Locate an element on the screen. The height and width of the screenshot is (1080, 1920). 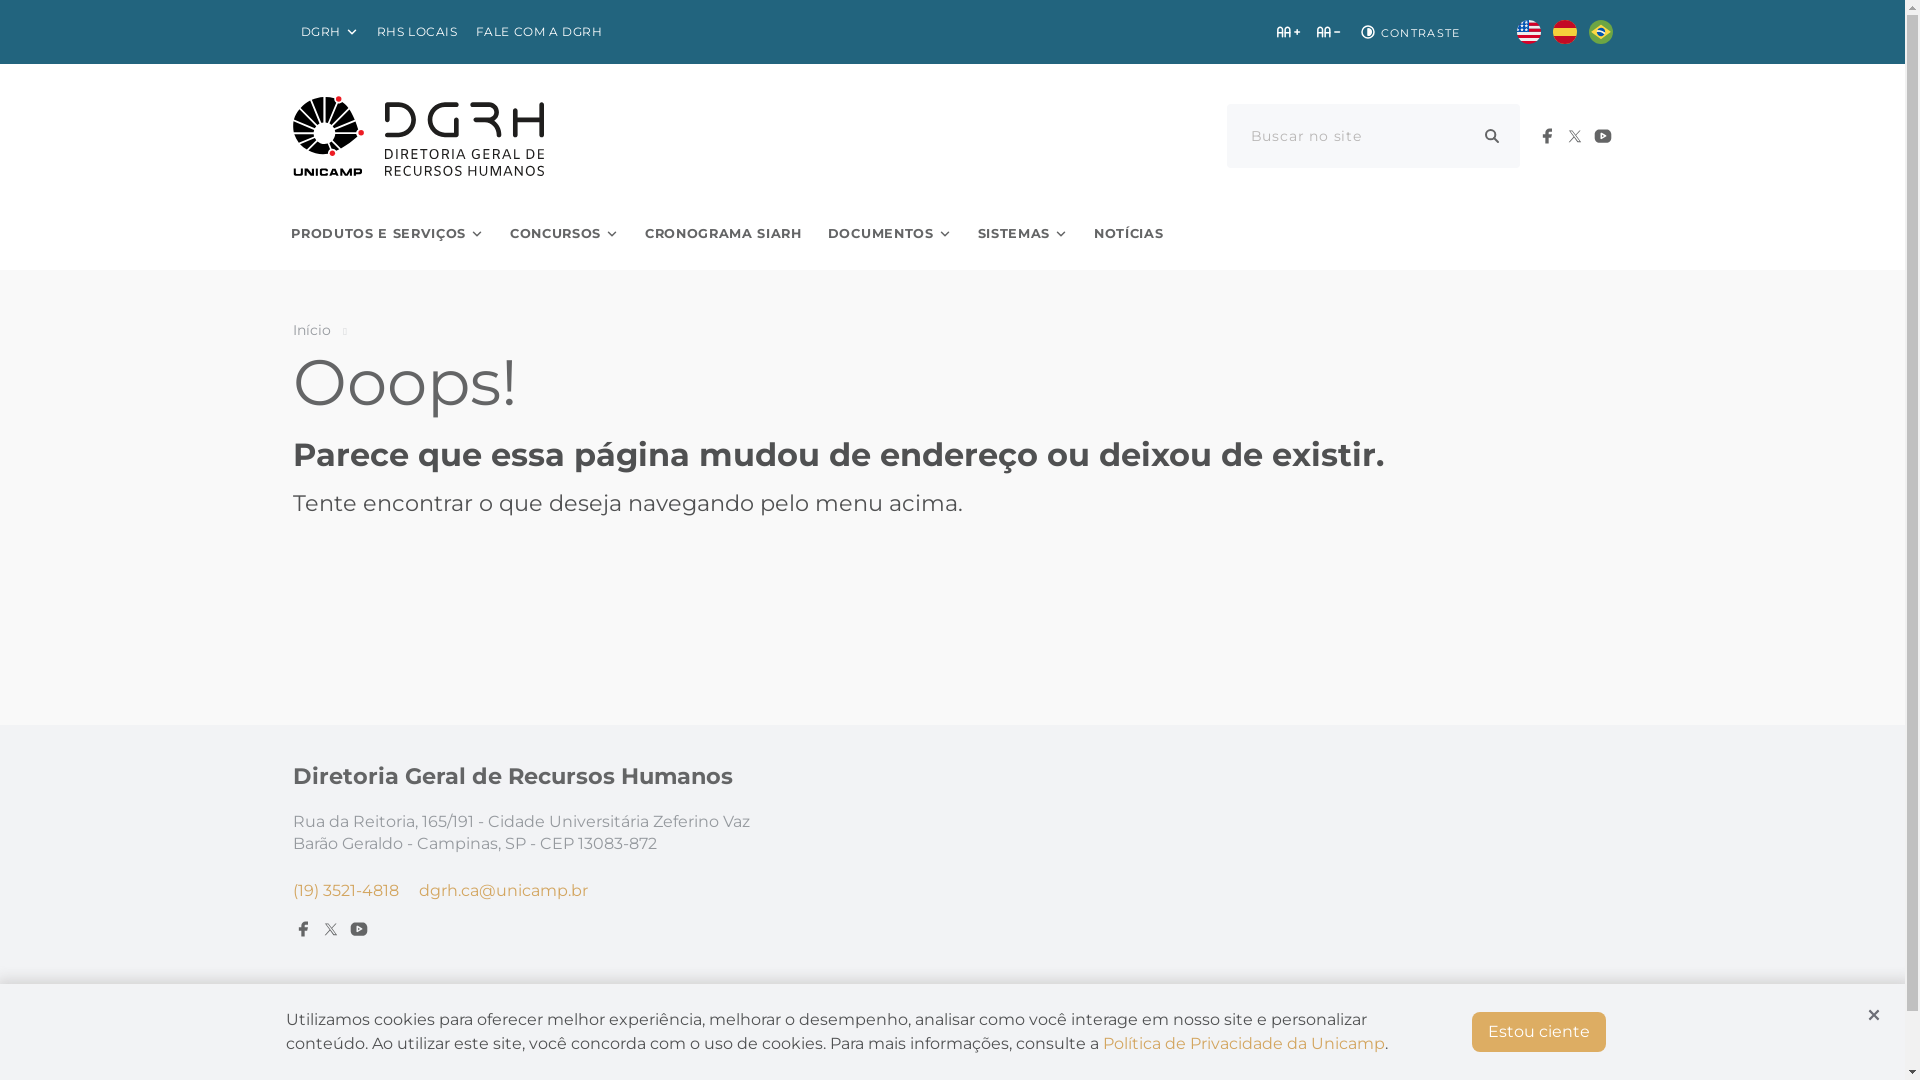
'English' is located at coordinates (1516, 31).